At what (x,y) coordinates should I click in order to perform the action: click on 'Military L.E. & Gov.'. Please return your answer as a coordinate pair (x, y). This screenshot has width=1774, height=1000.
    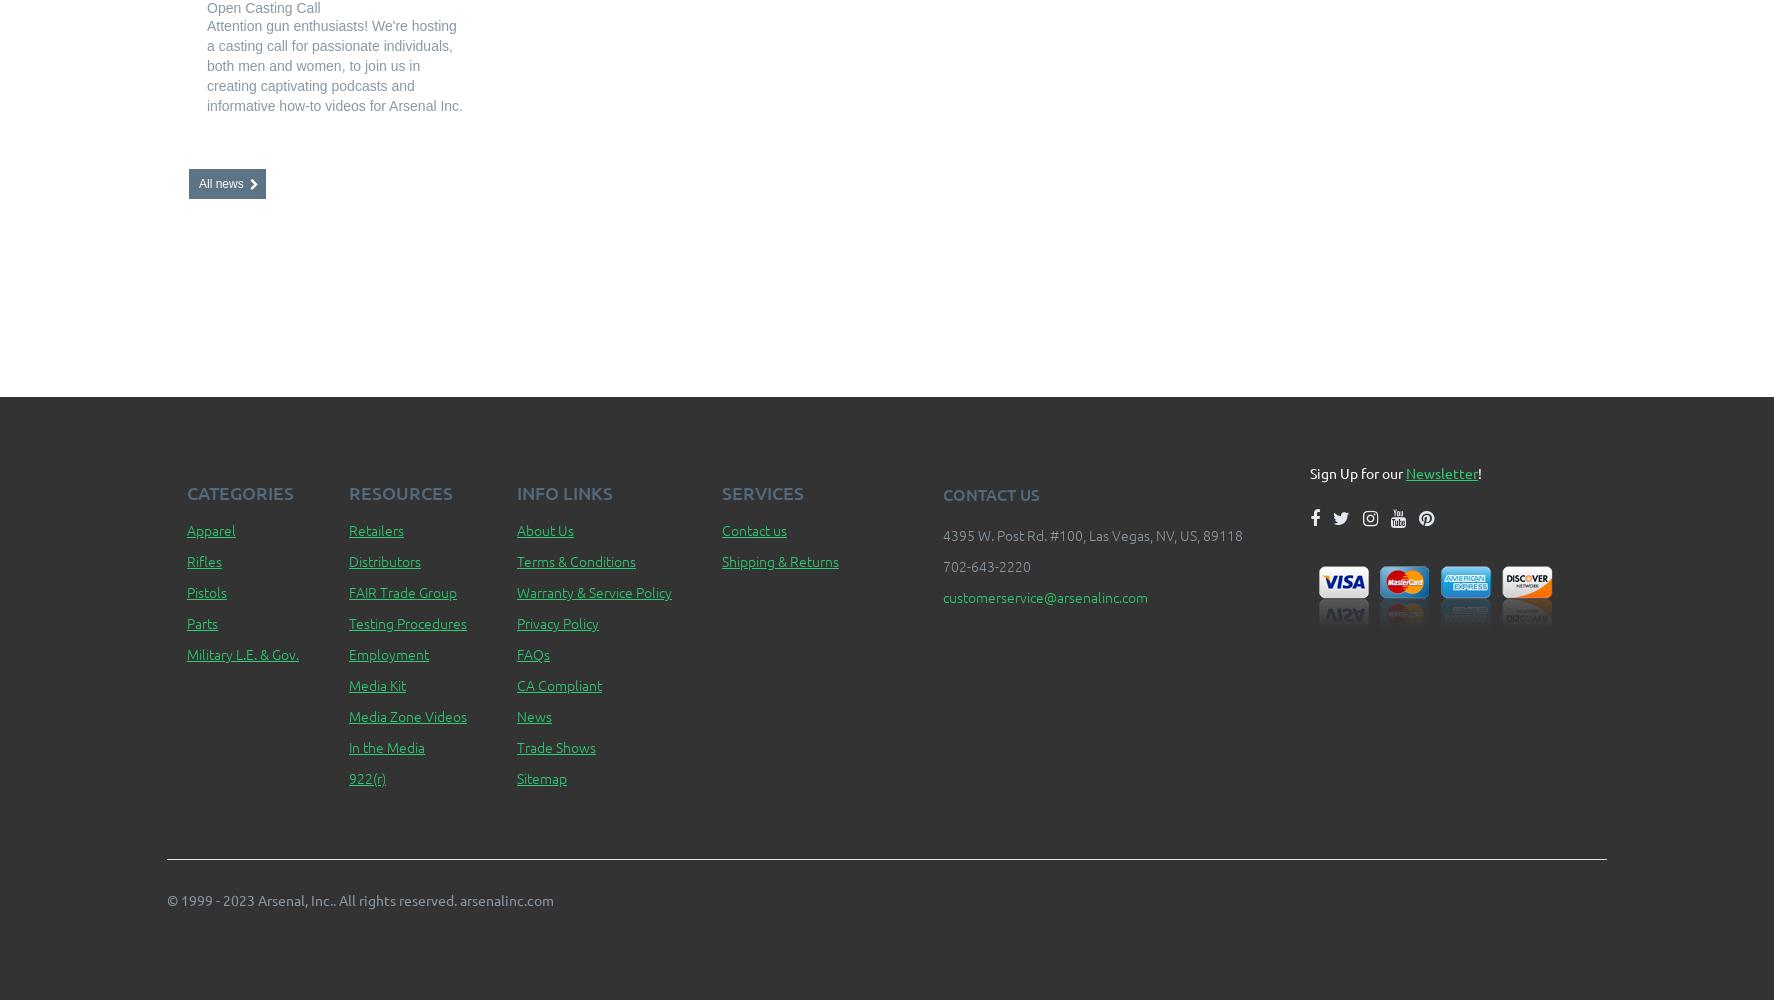
    Looking at the image, I should click on (242, 654).